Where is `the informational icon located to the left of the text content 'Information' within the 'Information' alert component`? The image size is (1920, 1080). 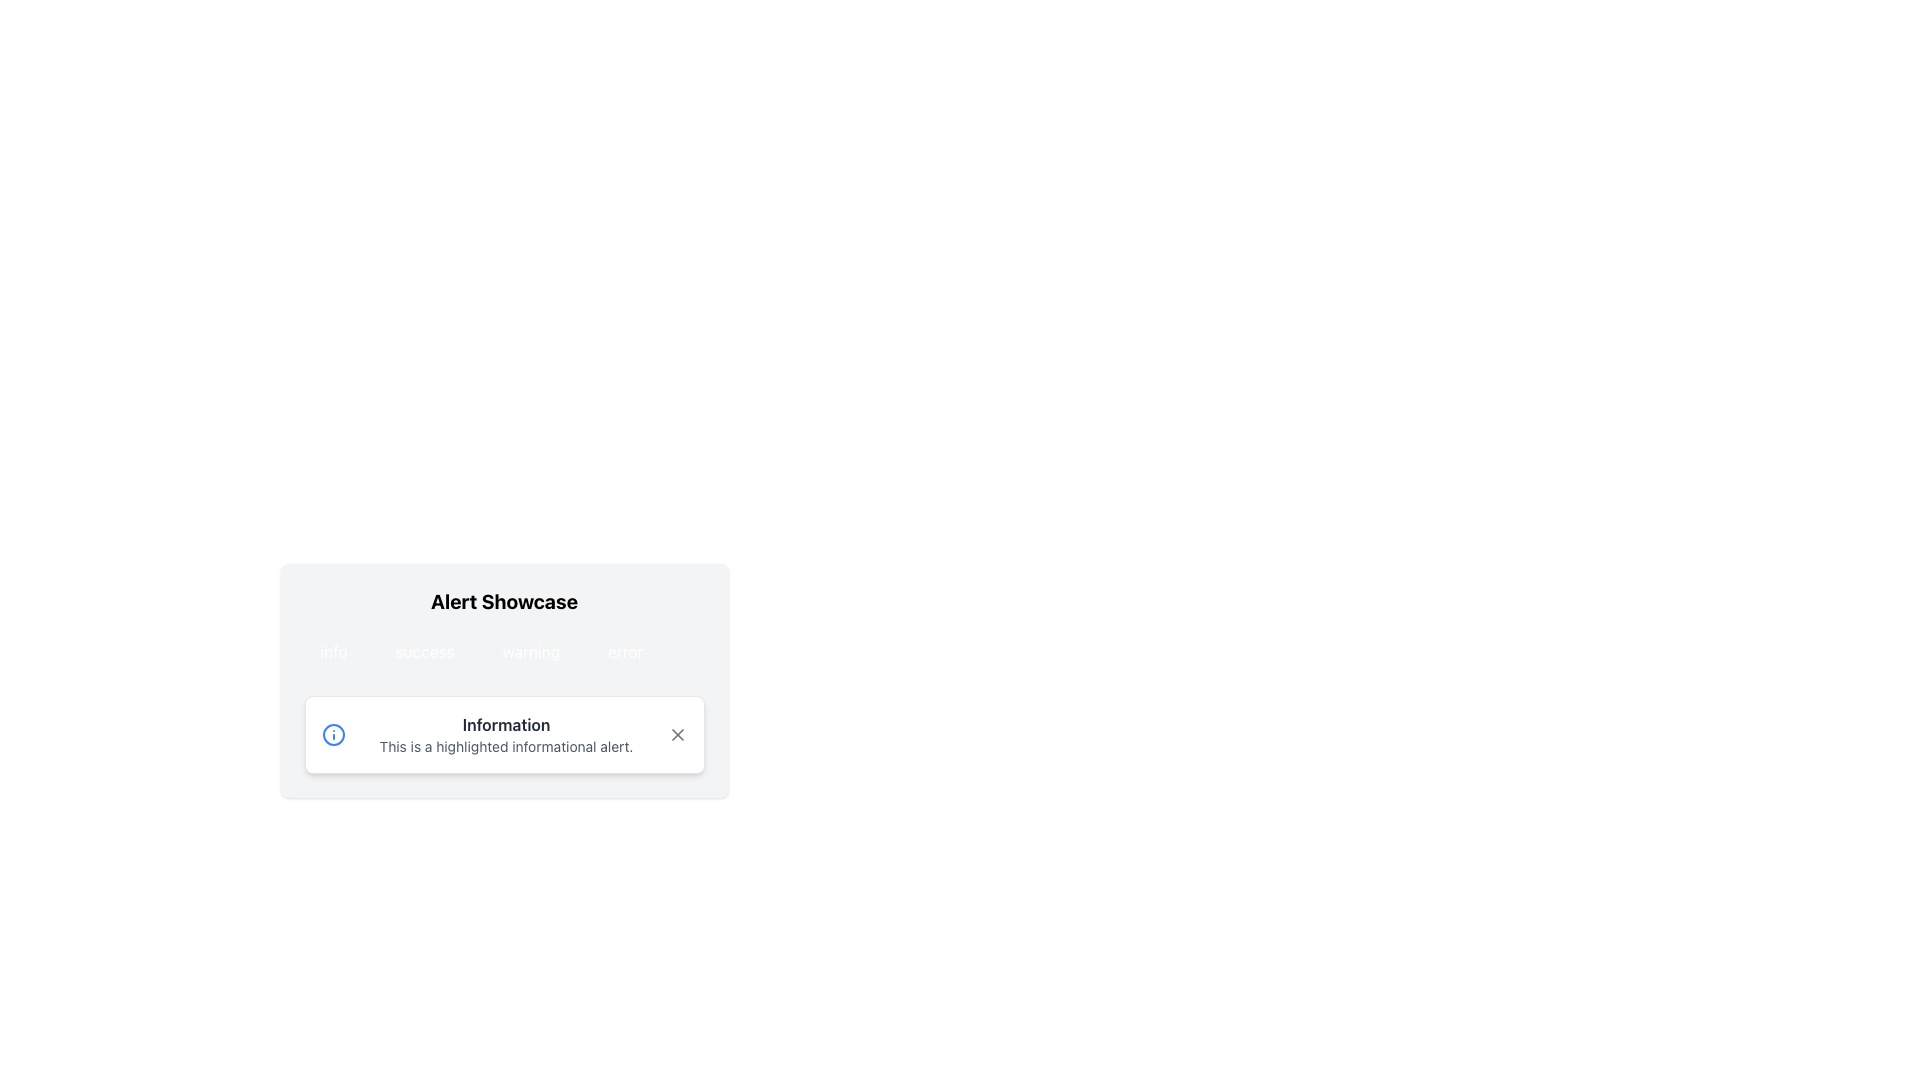 the informational icon located to the left of the text content 'Information' within the 'Information' alert component is located at coordinates (333, 735).